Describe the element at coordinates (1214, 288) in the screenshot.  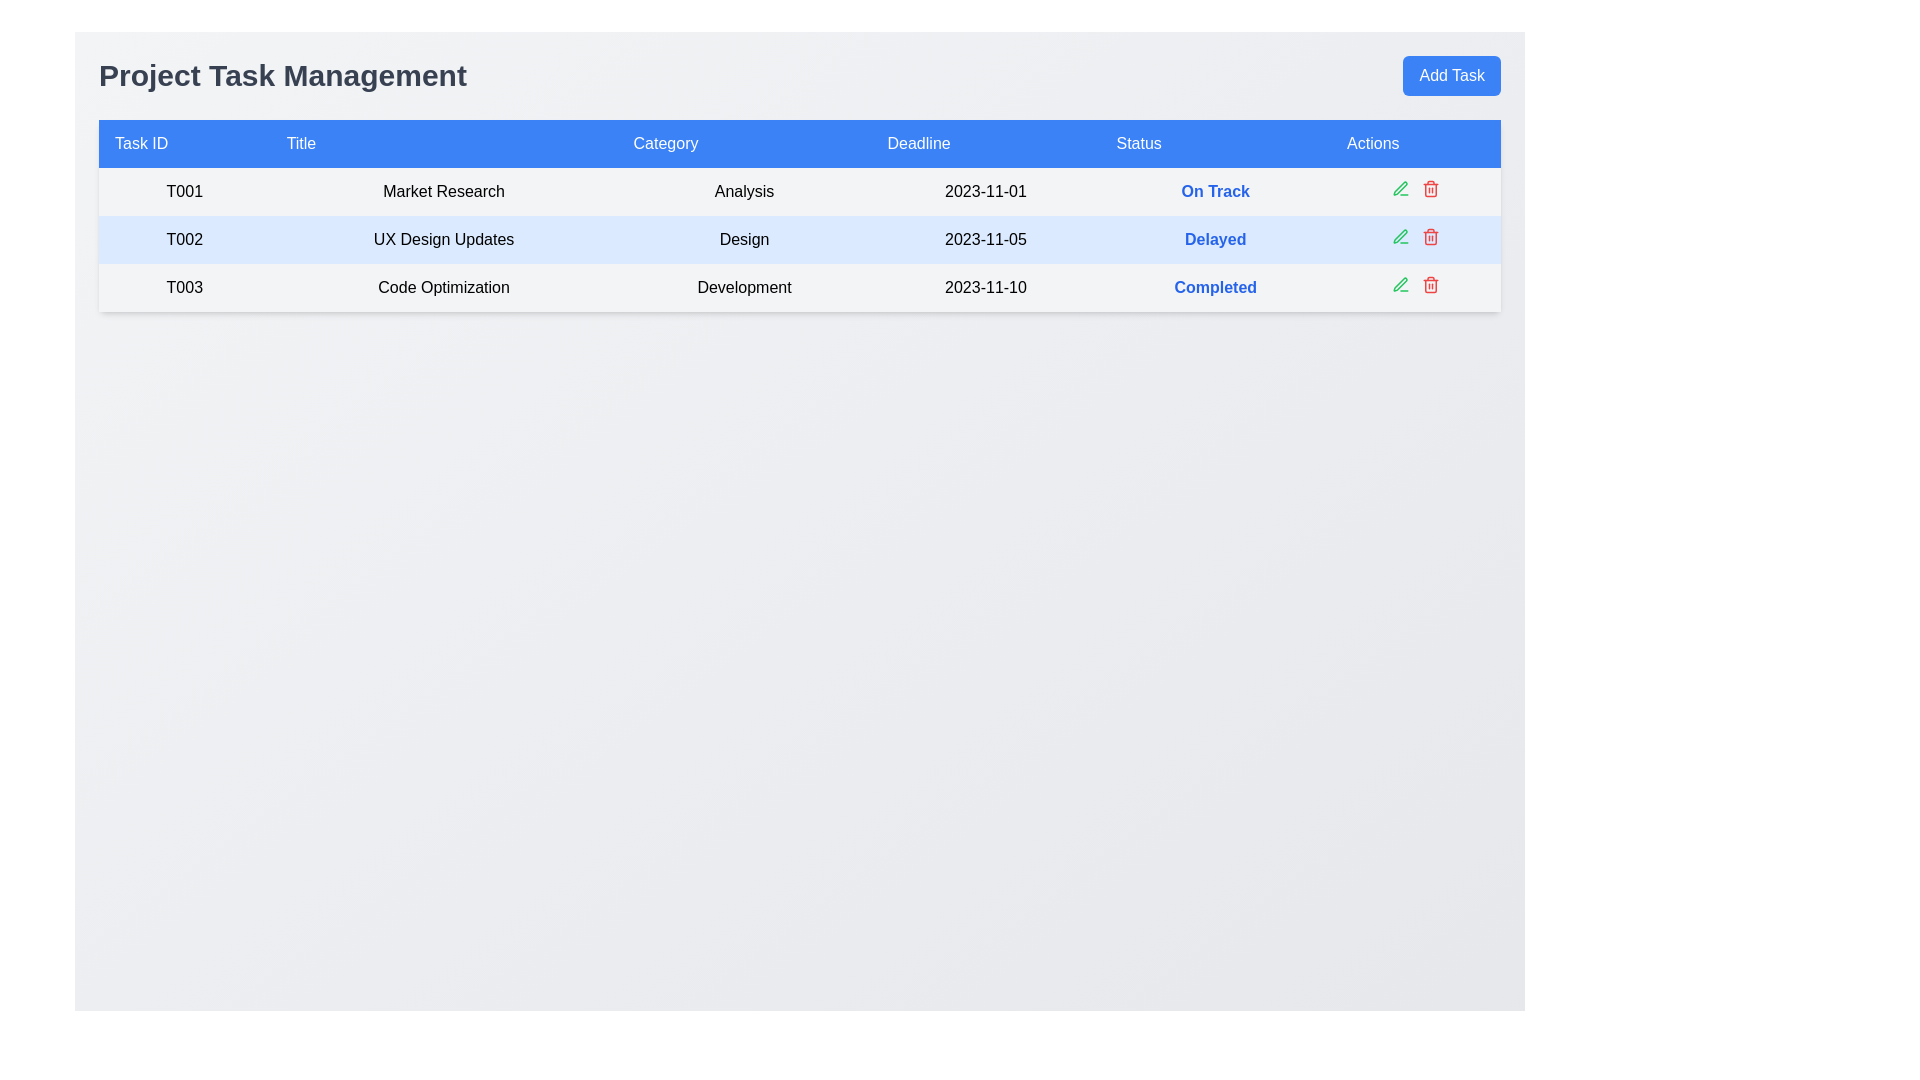
I see `the status indicator text label that shows 'Completed' for task 'T003' titled 'Code Optimization'` at that location.